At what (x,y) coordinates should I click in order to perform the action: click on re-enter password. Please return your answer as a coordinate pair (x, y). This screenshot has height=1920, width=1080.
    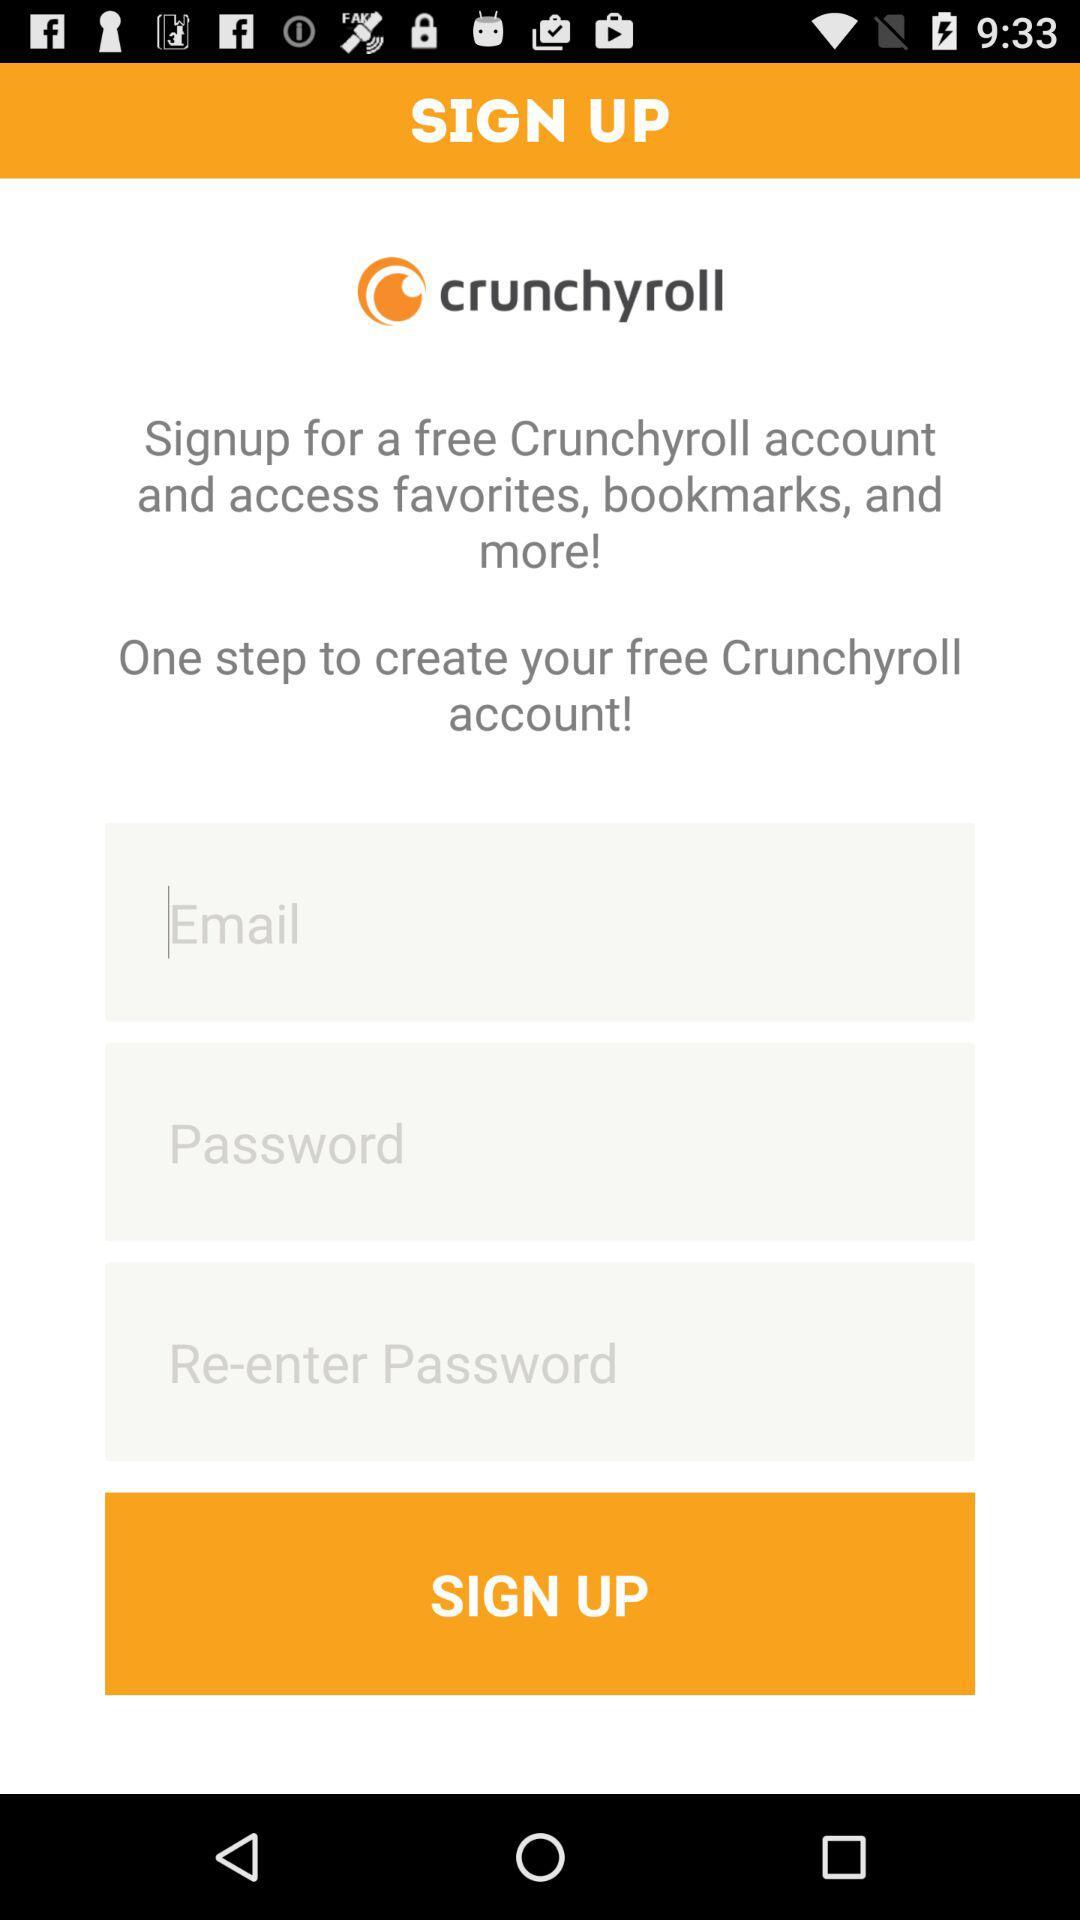
    Looking at the image, I should click on (540, 1360).